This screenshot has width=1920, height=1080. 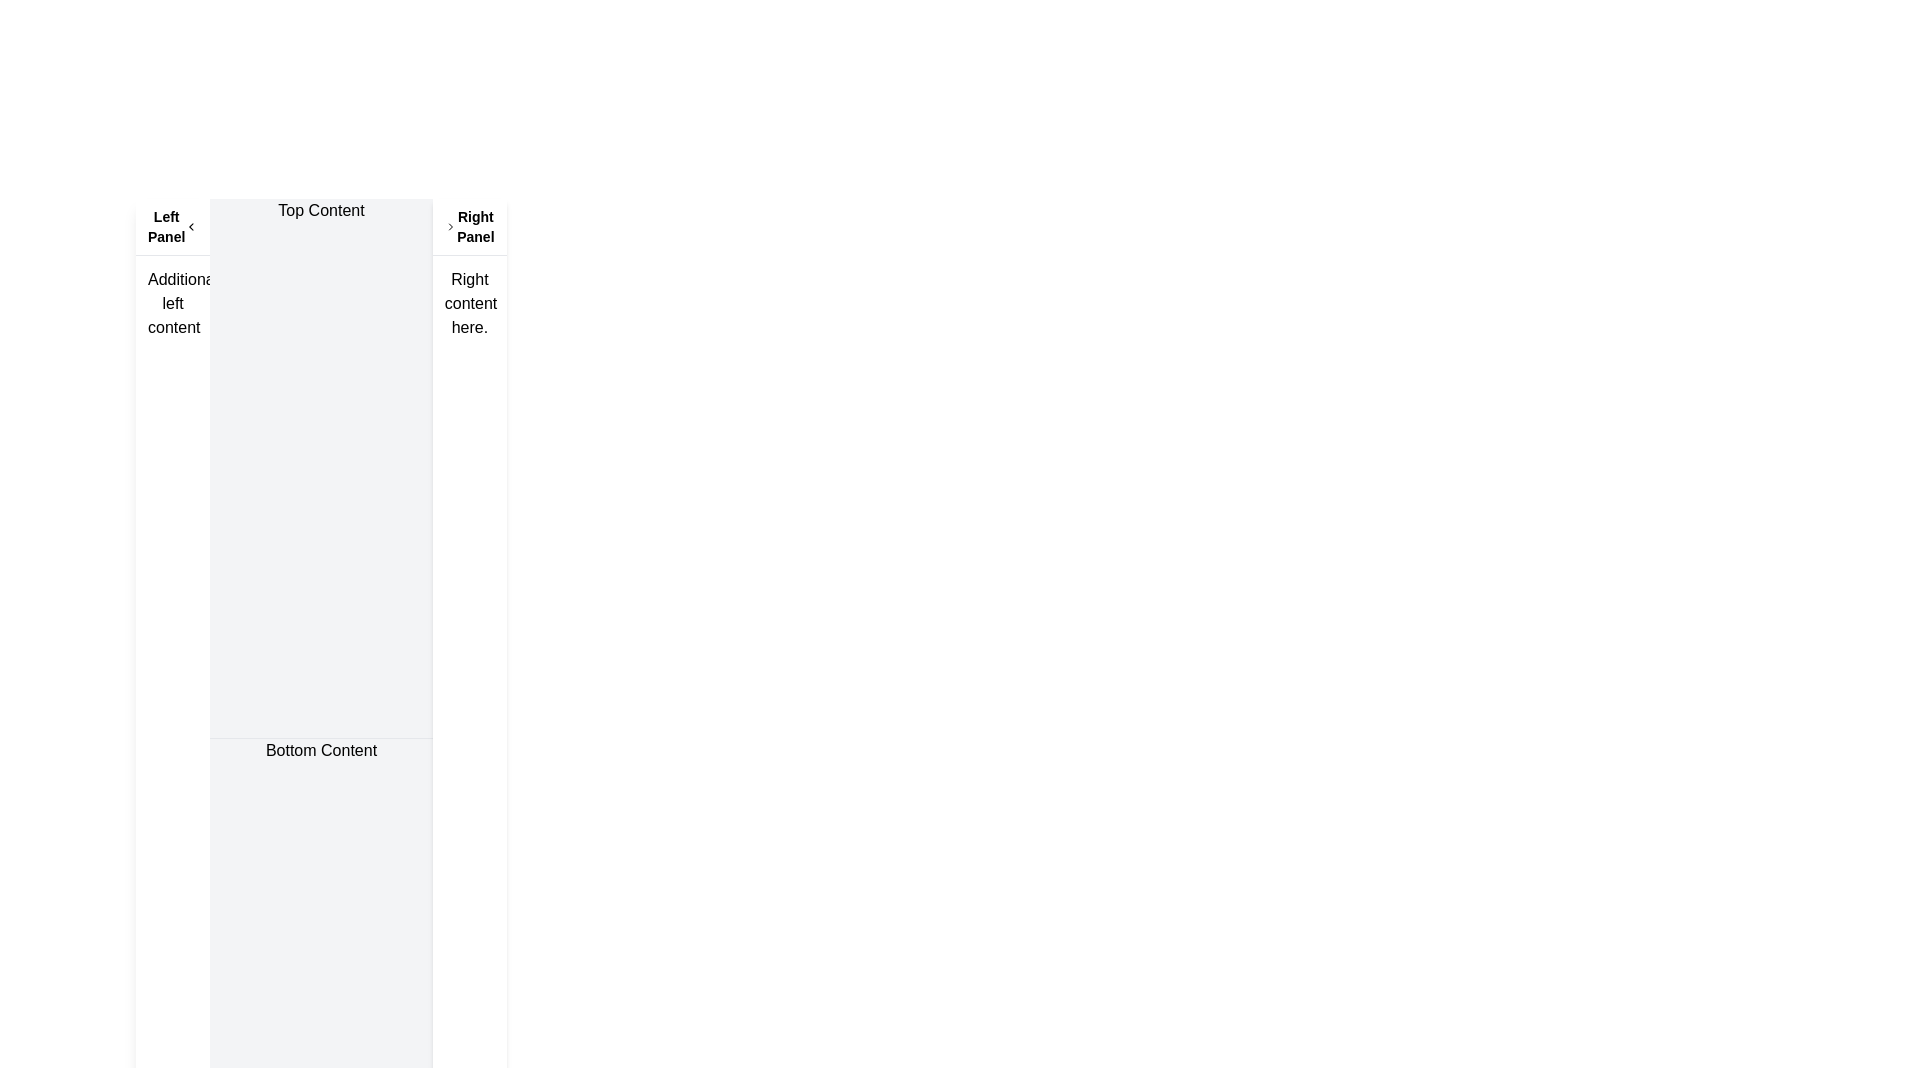 What do you see at coordinates (449, 226) in the screenshot?
I see `the Chevron icon located at the header of the 'Right Panel' section` at bounding box center [449, 226].